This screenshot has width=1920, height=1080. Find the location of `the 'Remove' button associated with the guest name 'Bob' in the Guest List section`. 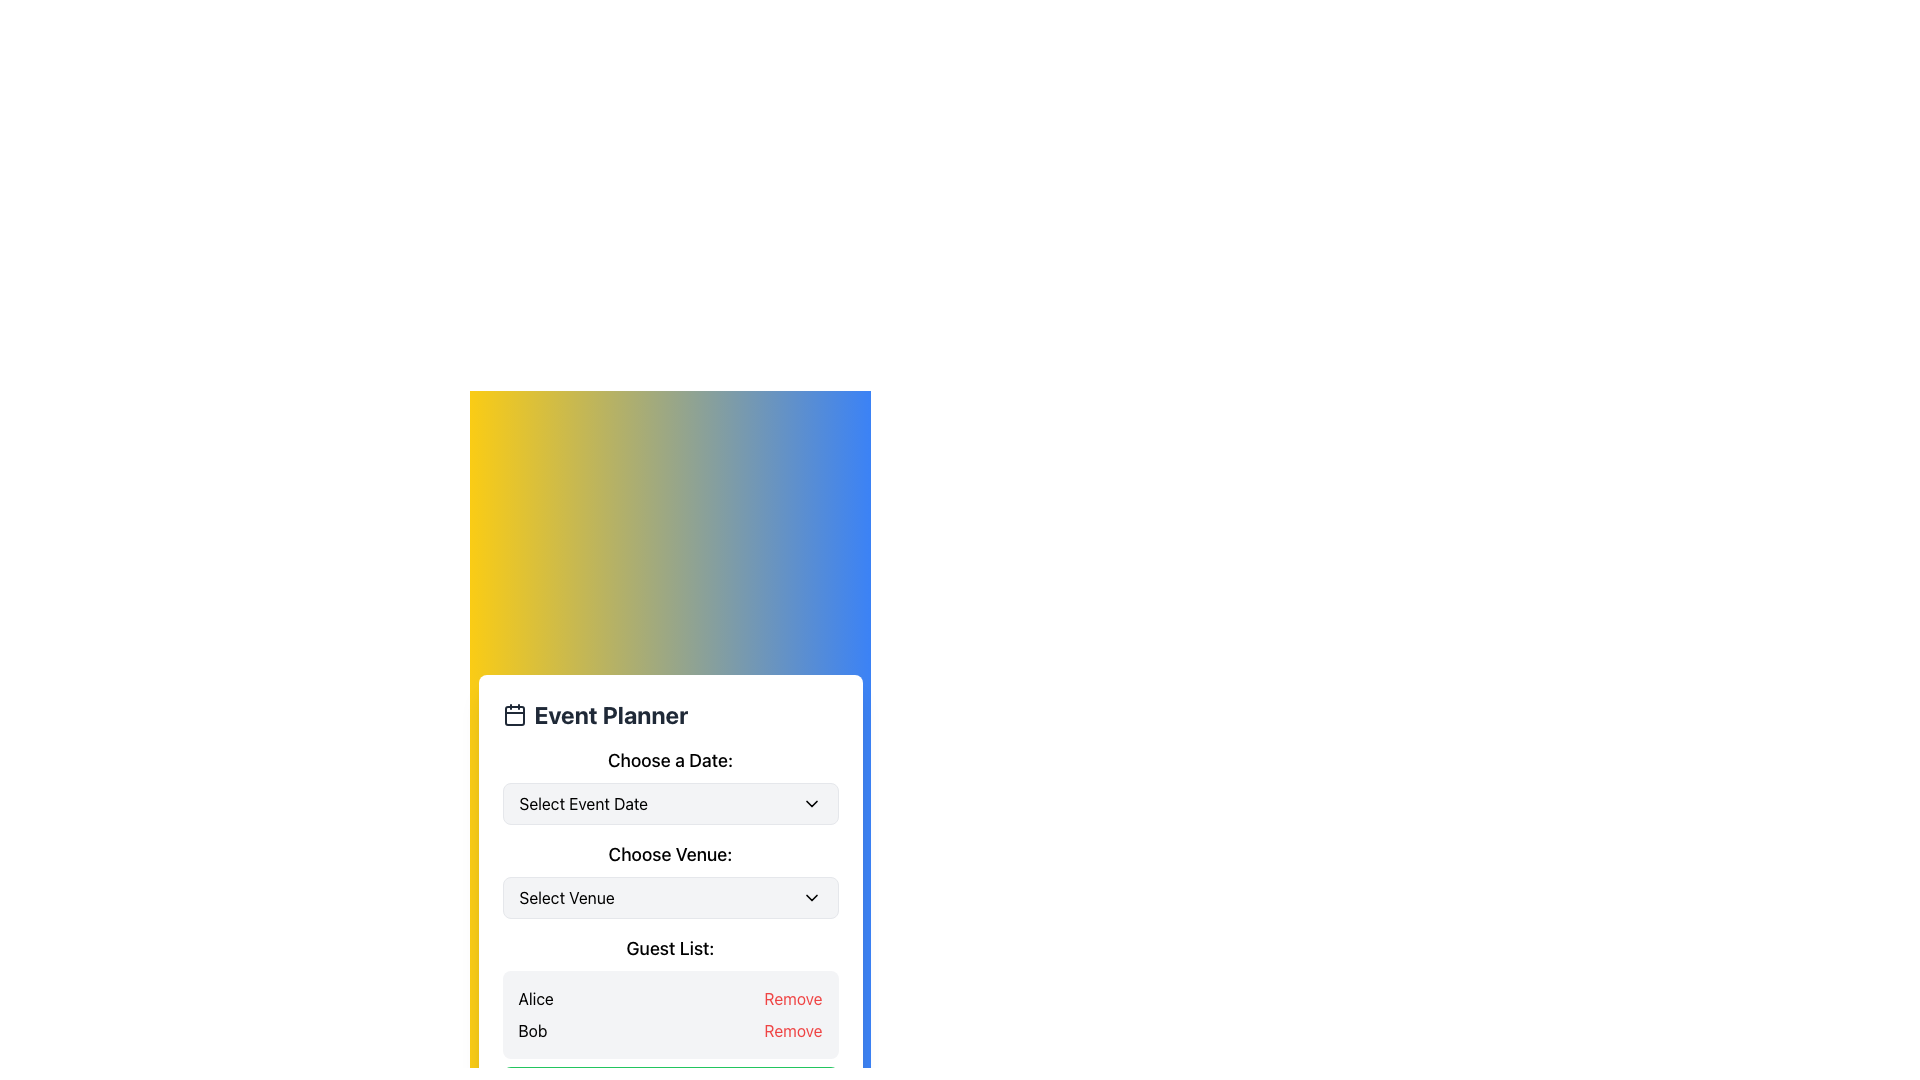

the 'Remove' button associated with the guest name 'Bob' in the Guest List section is located at coordinates (670, 1030).